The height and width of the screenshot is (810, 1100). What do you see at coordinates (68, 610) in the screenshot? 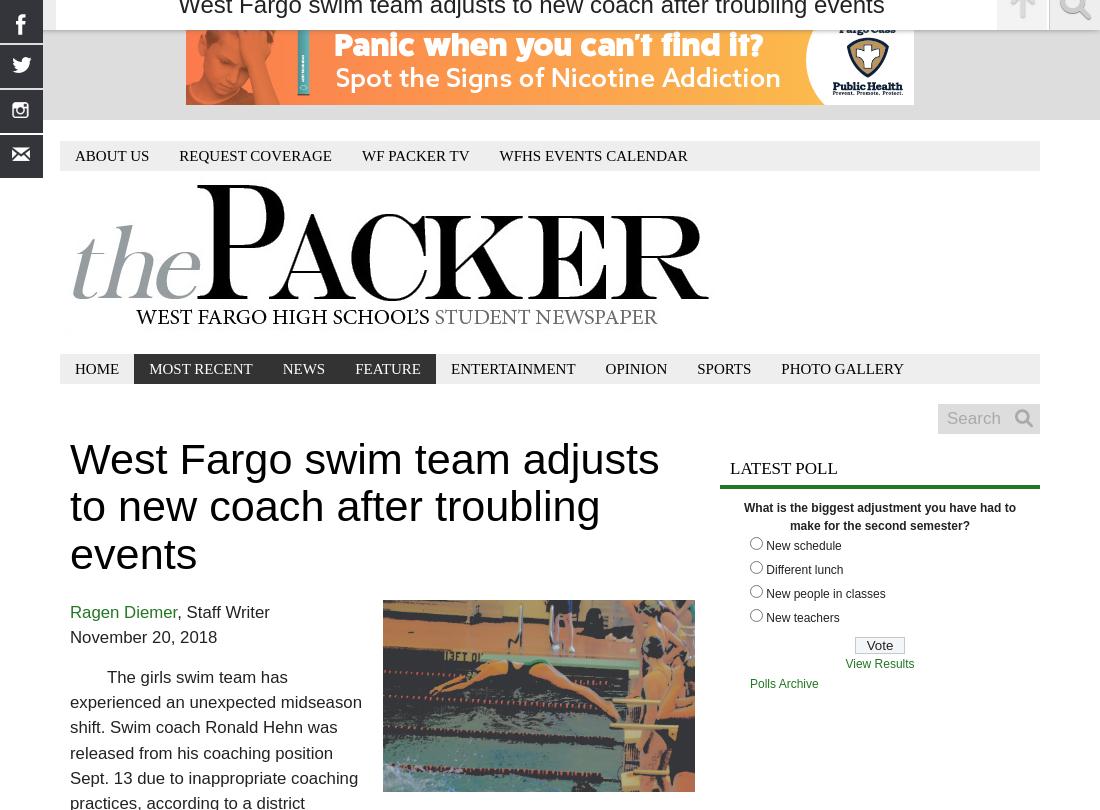
I see `'Ragen Diemer'` at bounding box center [68, 610].